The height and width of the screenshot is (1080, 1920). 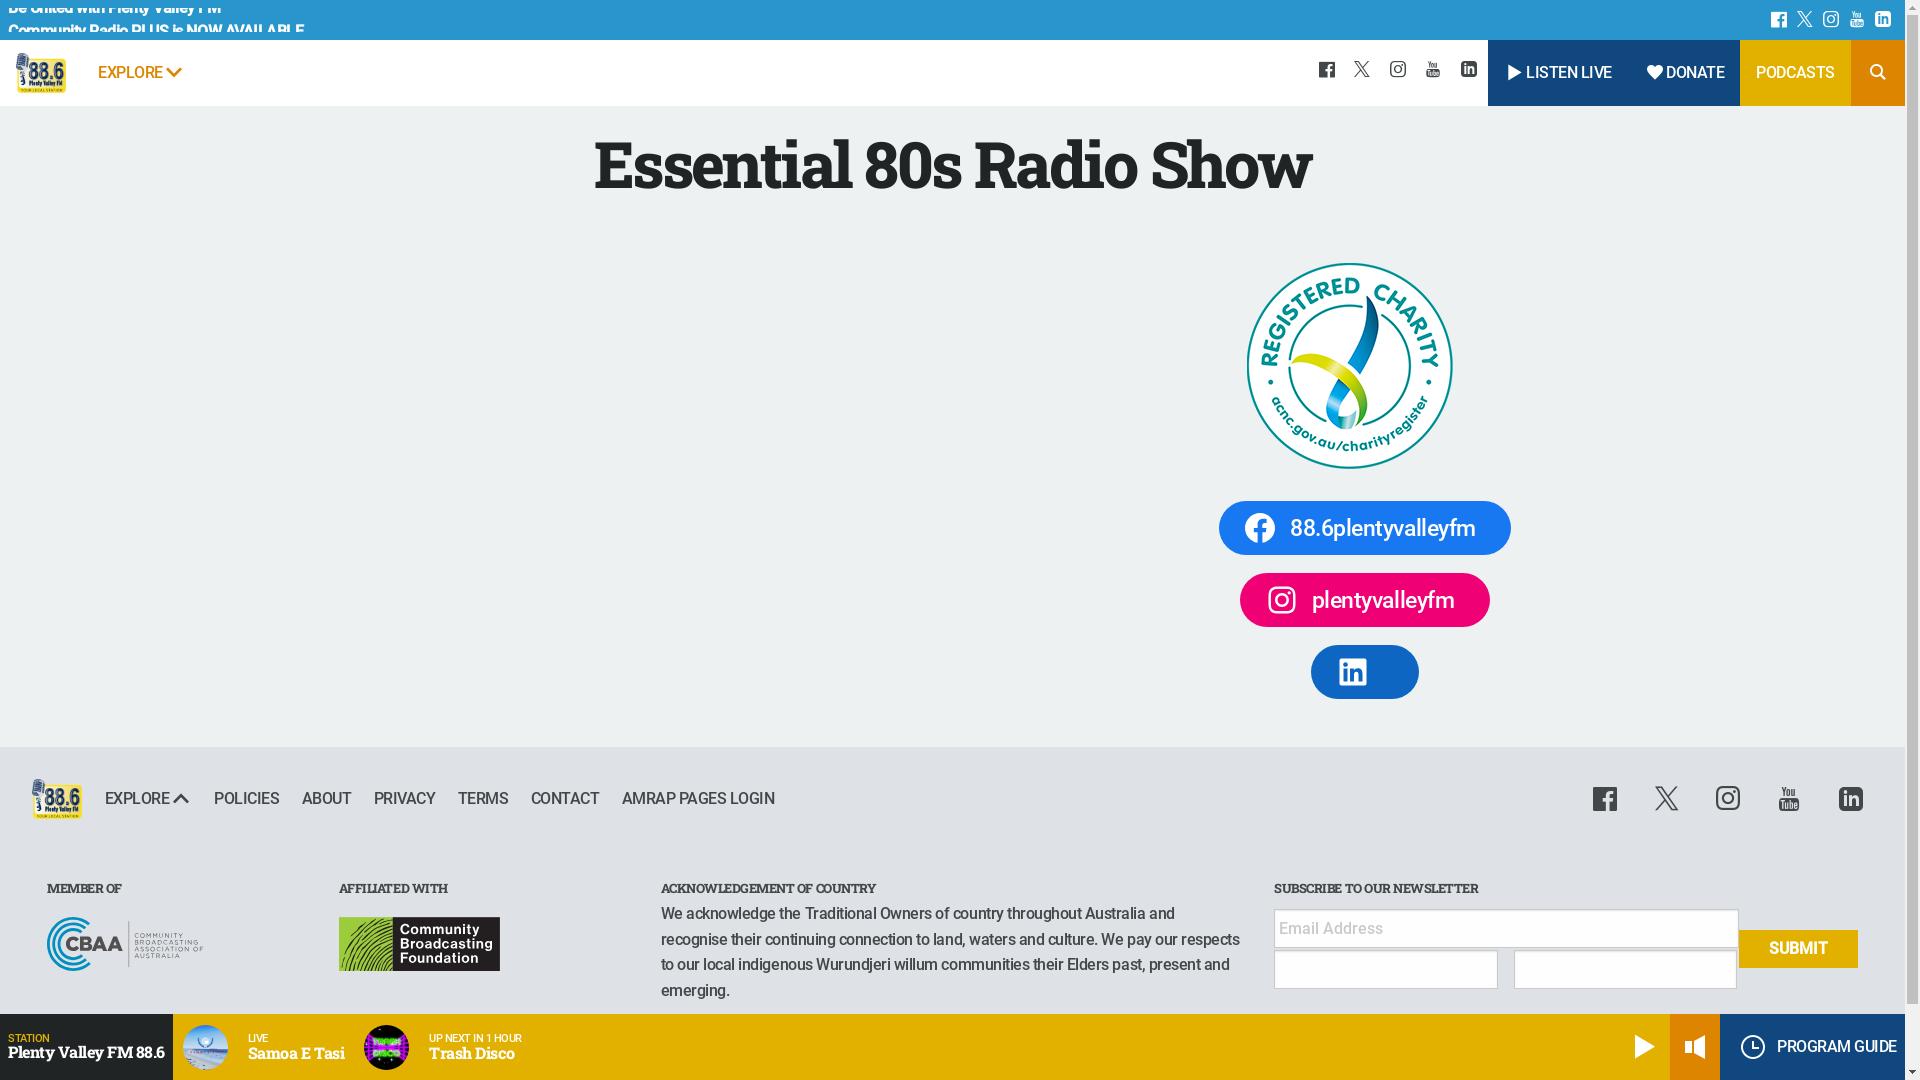 I want to click on 'POLICIES', so click(x=245, y=797).